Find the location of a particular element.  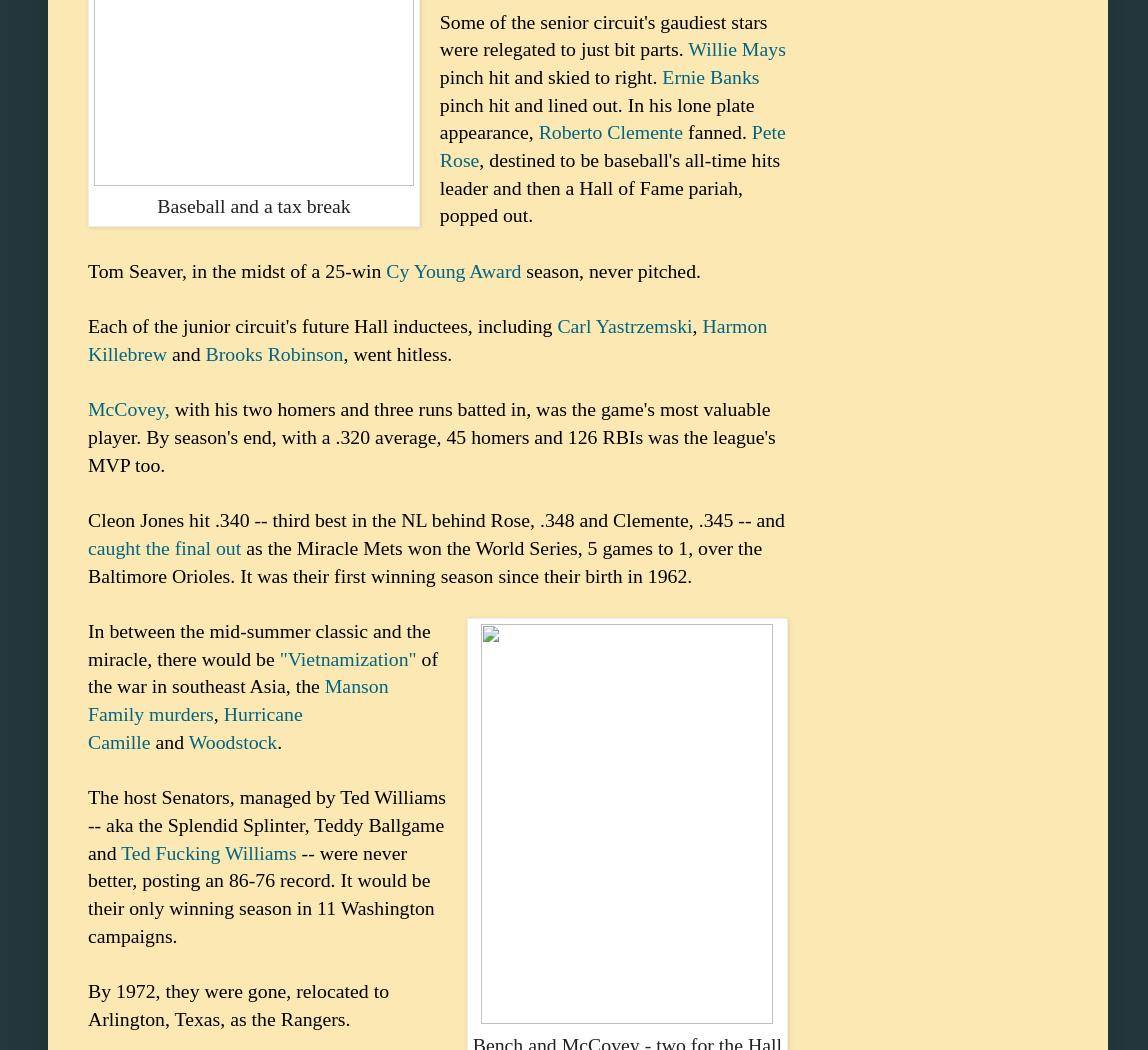

'as the Miracle Mets won the World Series, 5 games to 1, over the Baltimore Orioles. It was their first winning season since their birth in 1962.' is located at coordinates (424, 561).